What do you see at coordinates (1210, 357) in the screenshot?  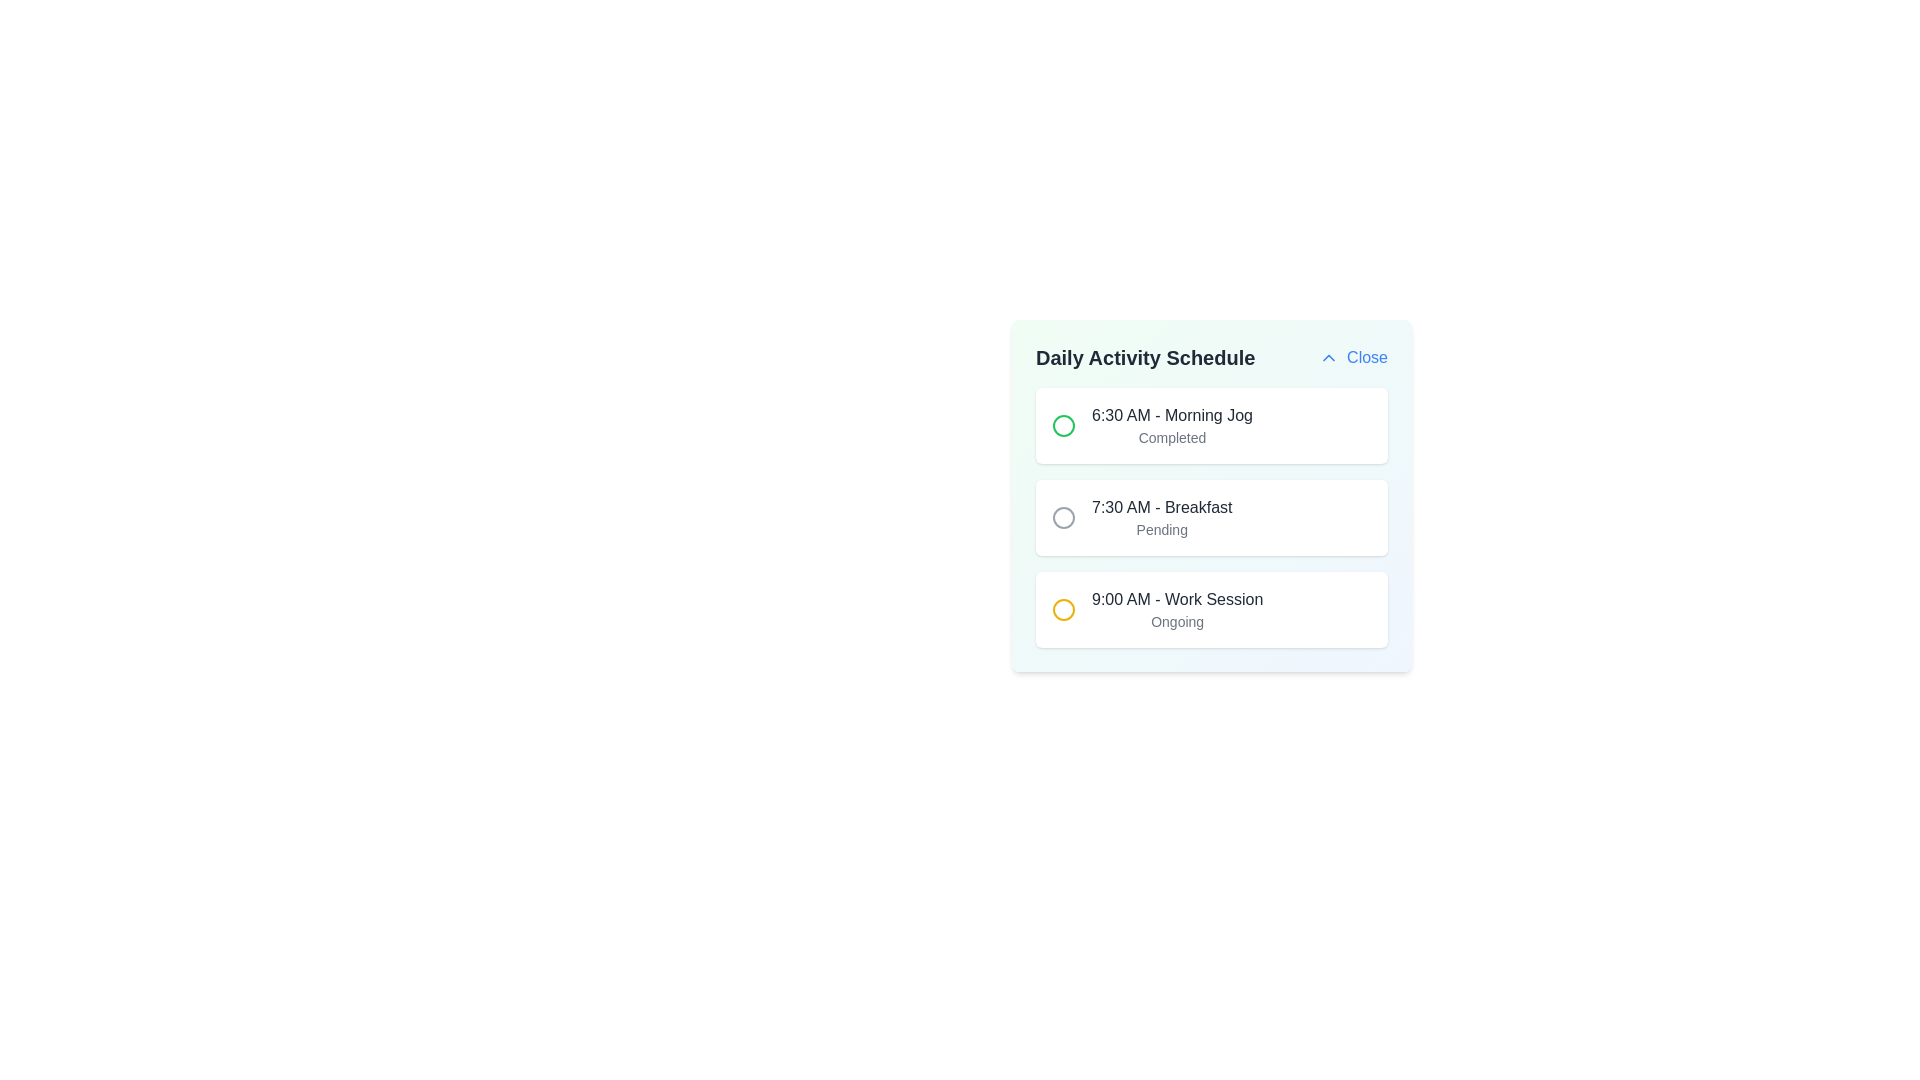 I see `the 'Daily Activity Schedule' heading element, which is styled with bold, large text and is located at the top-left corner of the card interface` at bounding box center [1210, 357].